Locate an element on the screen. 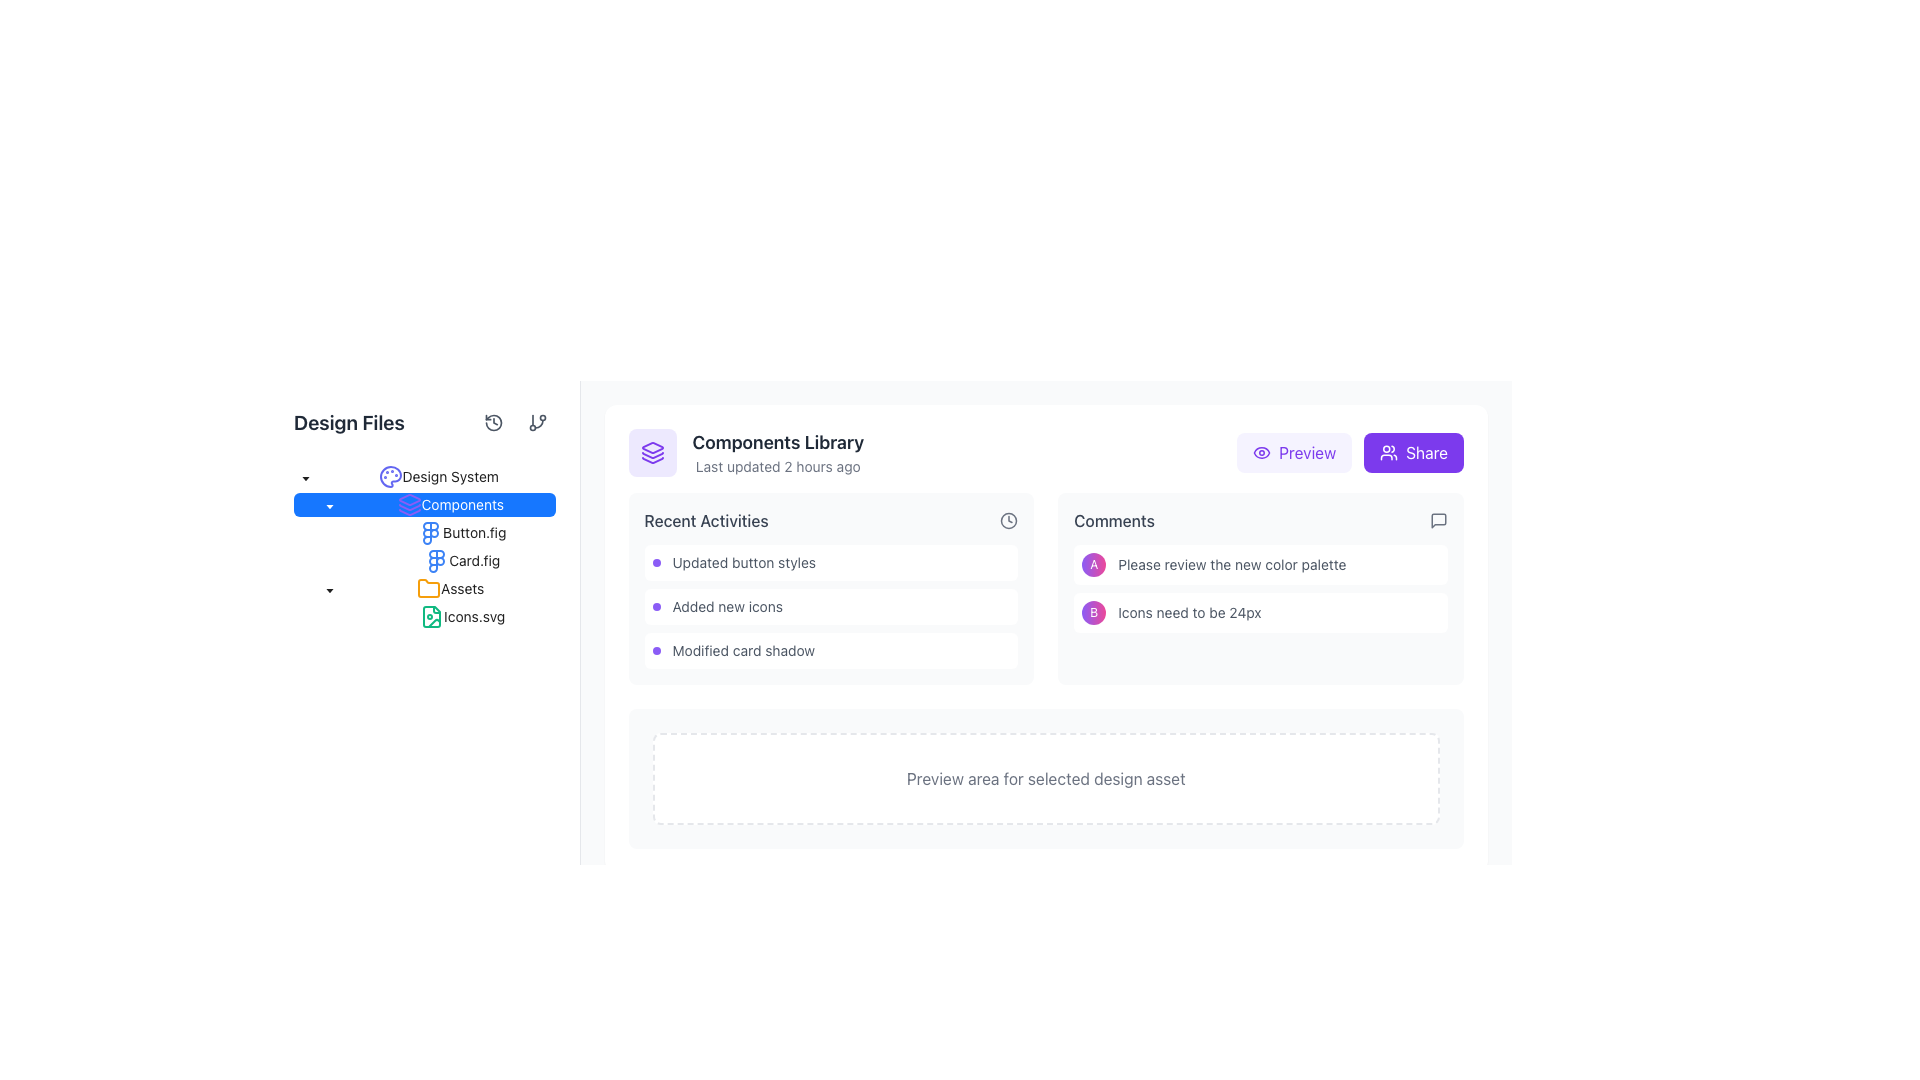 The width and height of the screenshot is (1920, 1080). the 'Components' icon in the left-side navigation tree to observe the tooltip for additional information is located at coordinates (408, 504).